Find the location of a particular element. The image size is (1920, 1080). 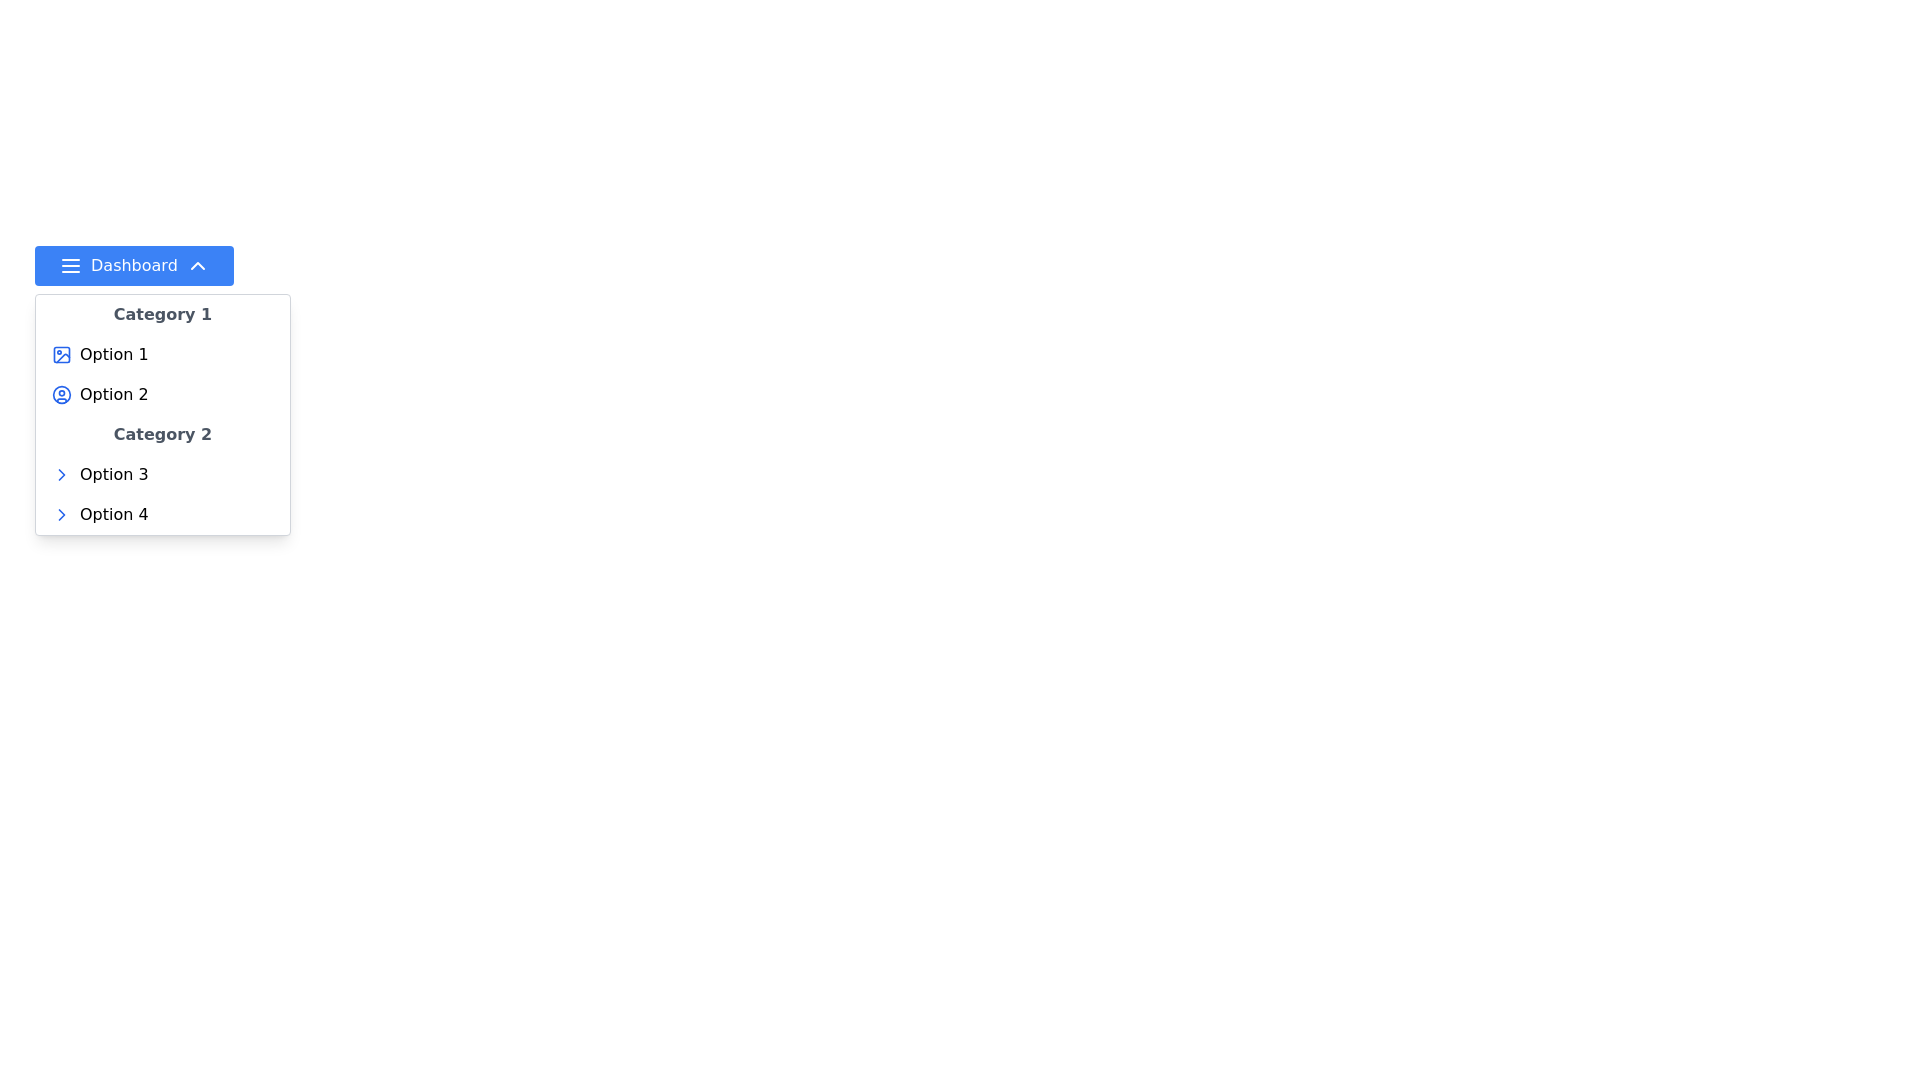

the menu item 'Option 3' located under 'Category 2' is located at coordinates (163, 474).